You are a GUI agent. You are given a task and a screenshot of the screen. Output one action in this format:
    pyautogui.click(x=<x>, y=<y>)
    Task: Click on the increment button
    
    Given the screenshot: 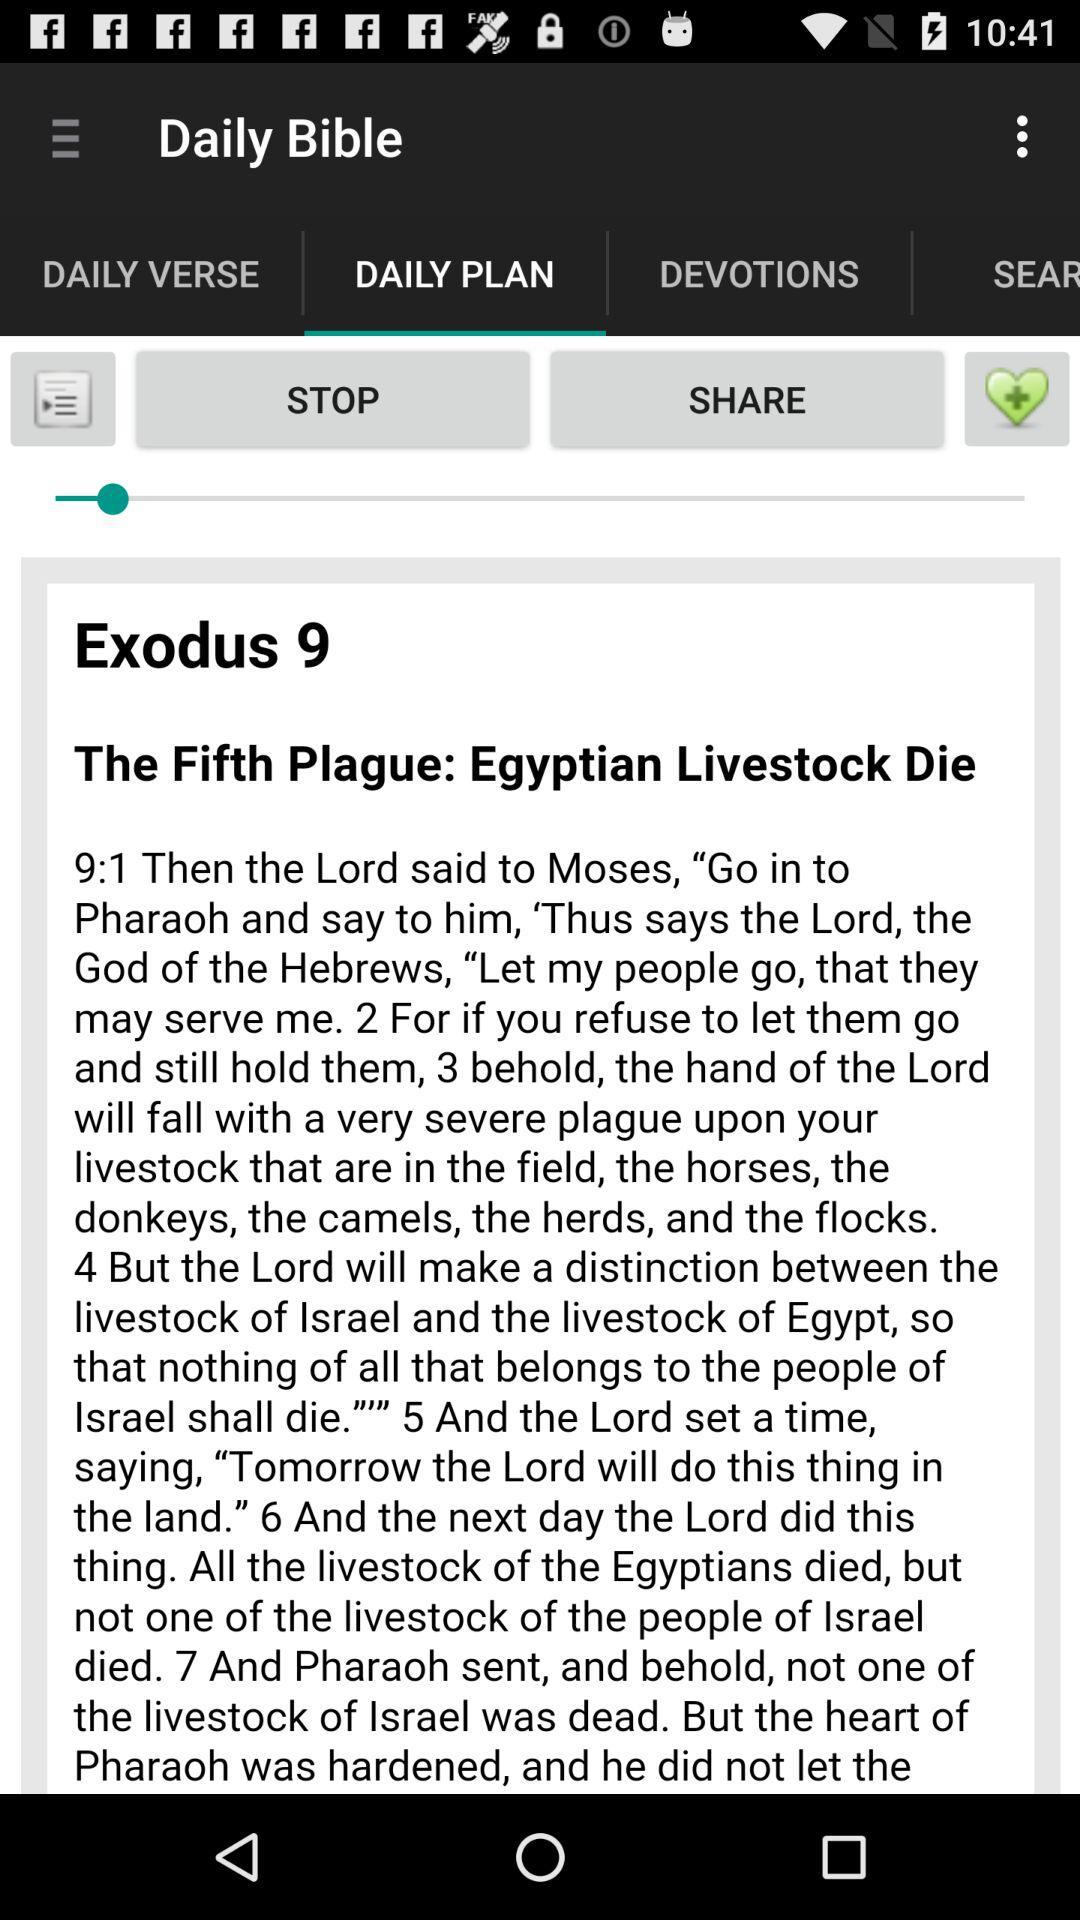 What is the action you would take?
    pyautogui.click(x=1017, y=398)
    